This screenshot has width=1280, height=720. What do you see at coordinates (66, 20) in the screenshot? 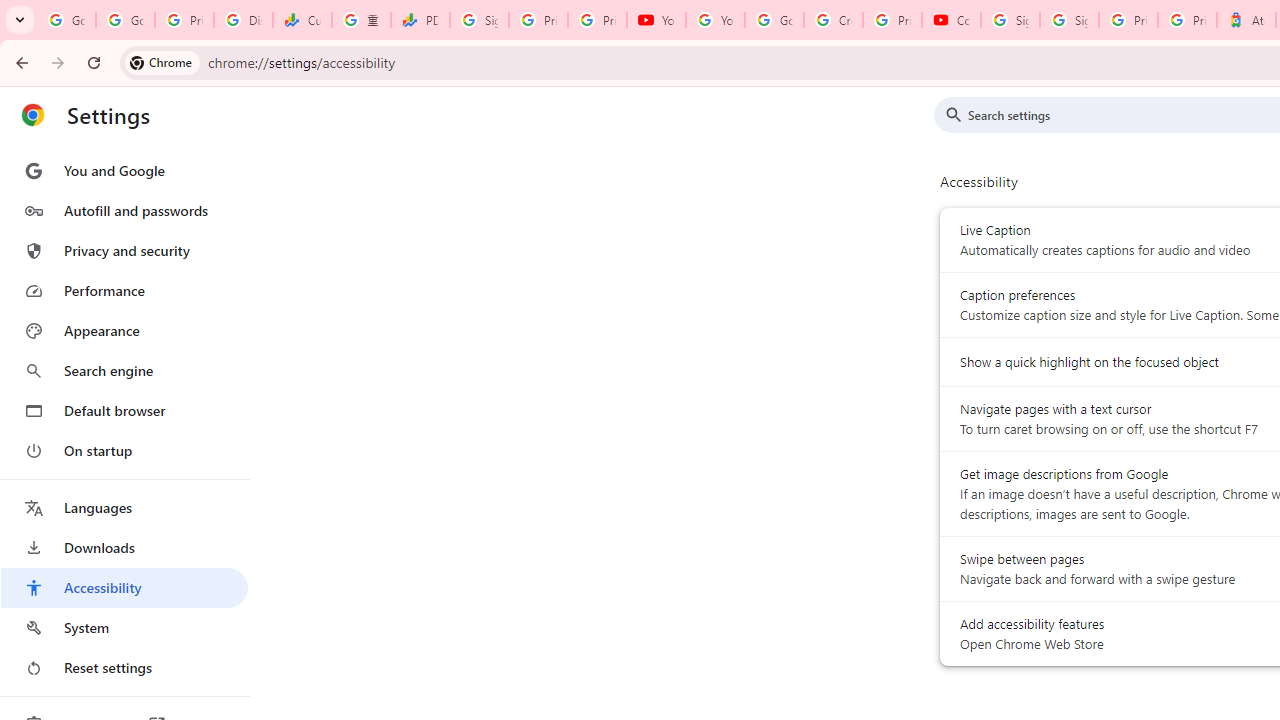
I see `'Google Workspace Admin Community'` at bounding box center [66, 20].